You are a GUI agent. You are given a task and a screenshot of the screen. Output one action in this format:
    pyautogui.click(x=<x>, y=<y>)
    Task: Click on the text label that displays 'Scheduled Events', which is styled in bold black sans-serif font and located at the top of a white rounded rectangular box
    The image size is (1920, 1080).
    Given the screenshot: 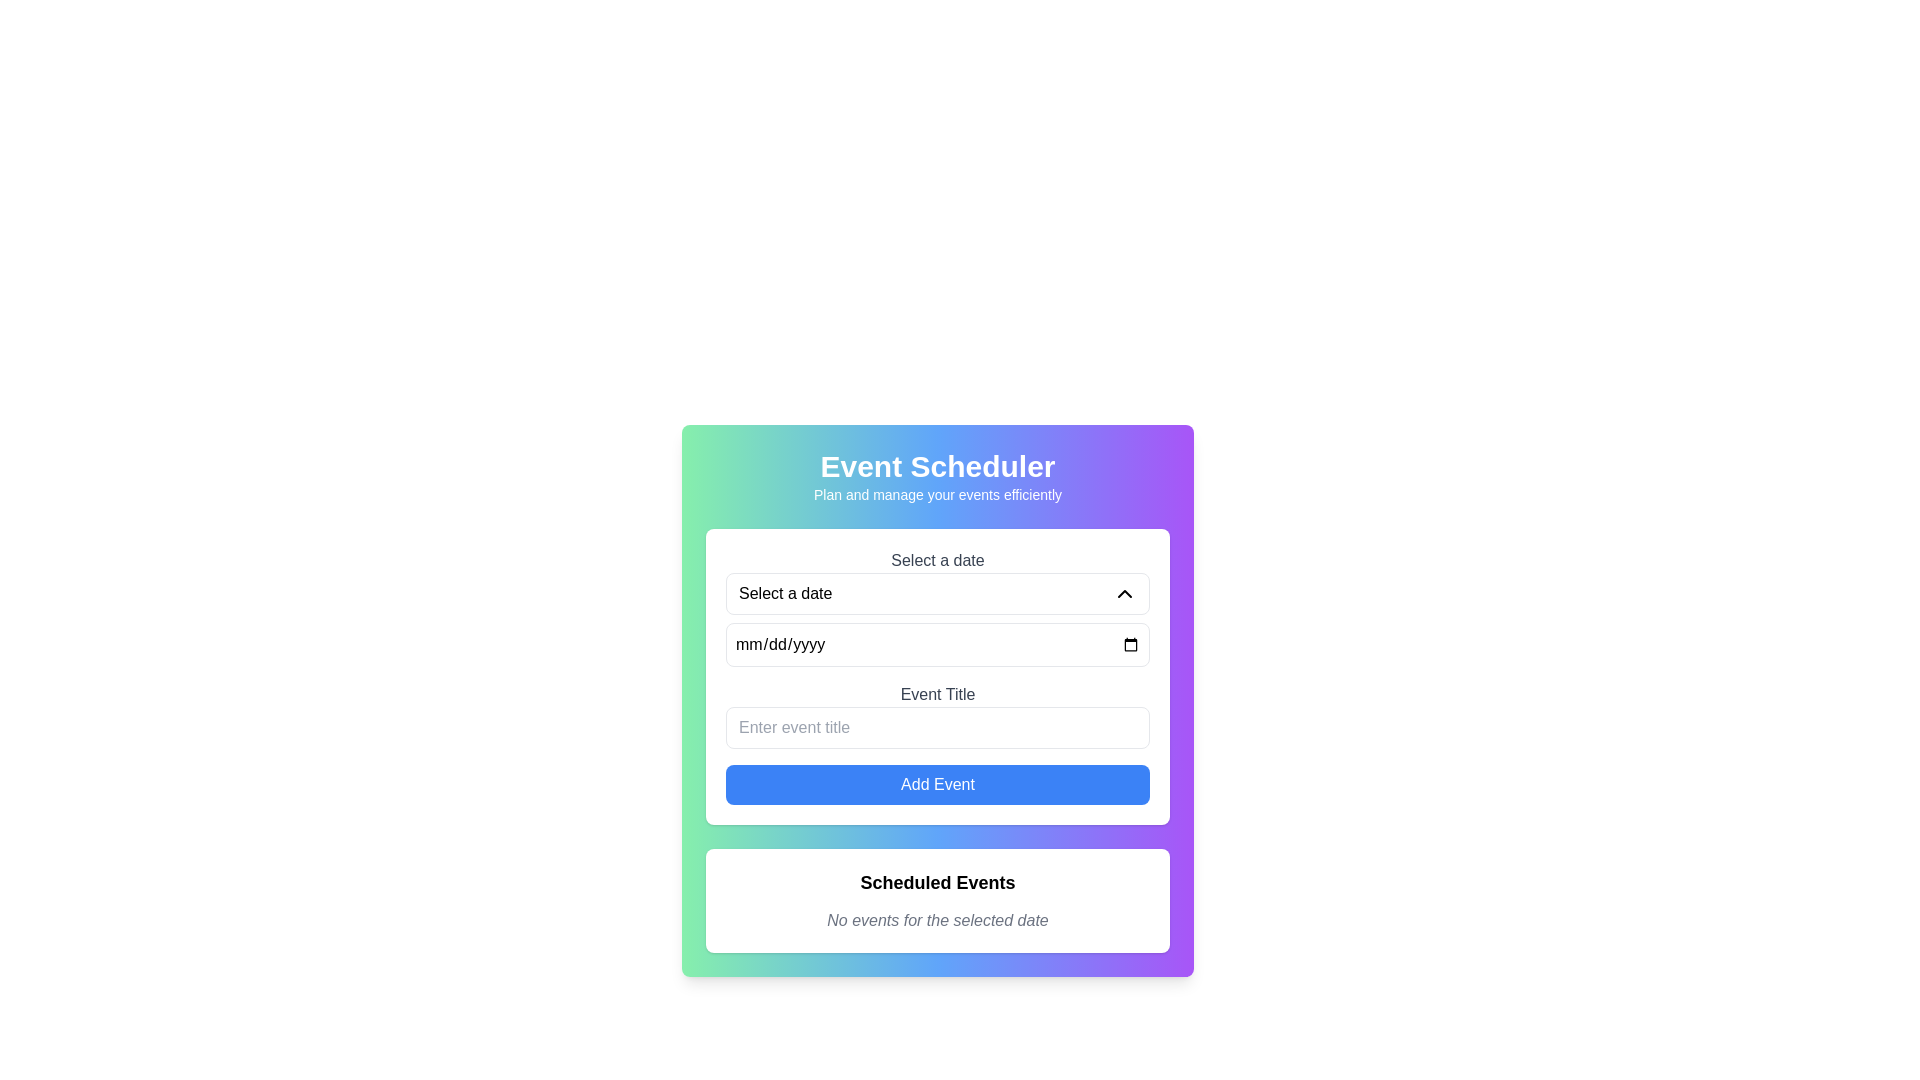 What is the action you would take?
    pyautogui.click(x=936, y=882)
    